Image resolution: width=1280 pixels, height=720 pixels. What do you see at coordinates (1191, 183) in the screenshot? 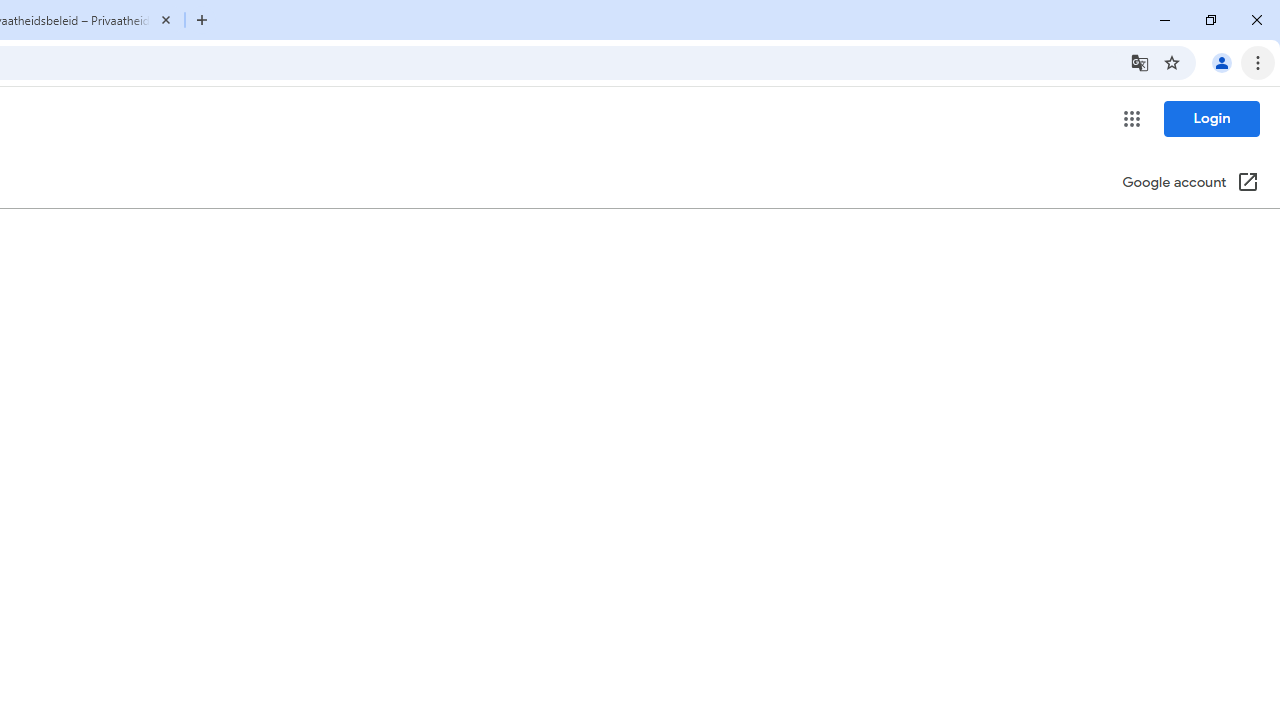
I see `'Google Account (Opens in new window)'` at bounding box center [1191, 183].